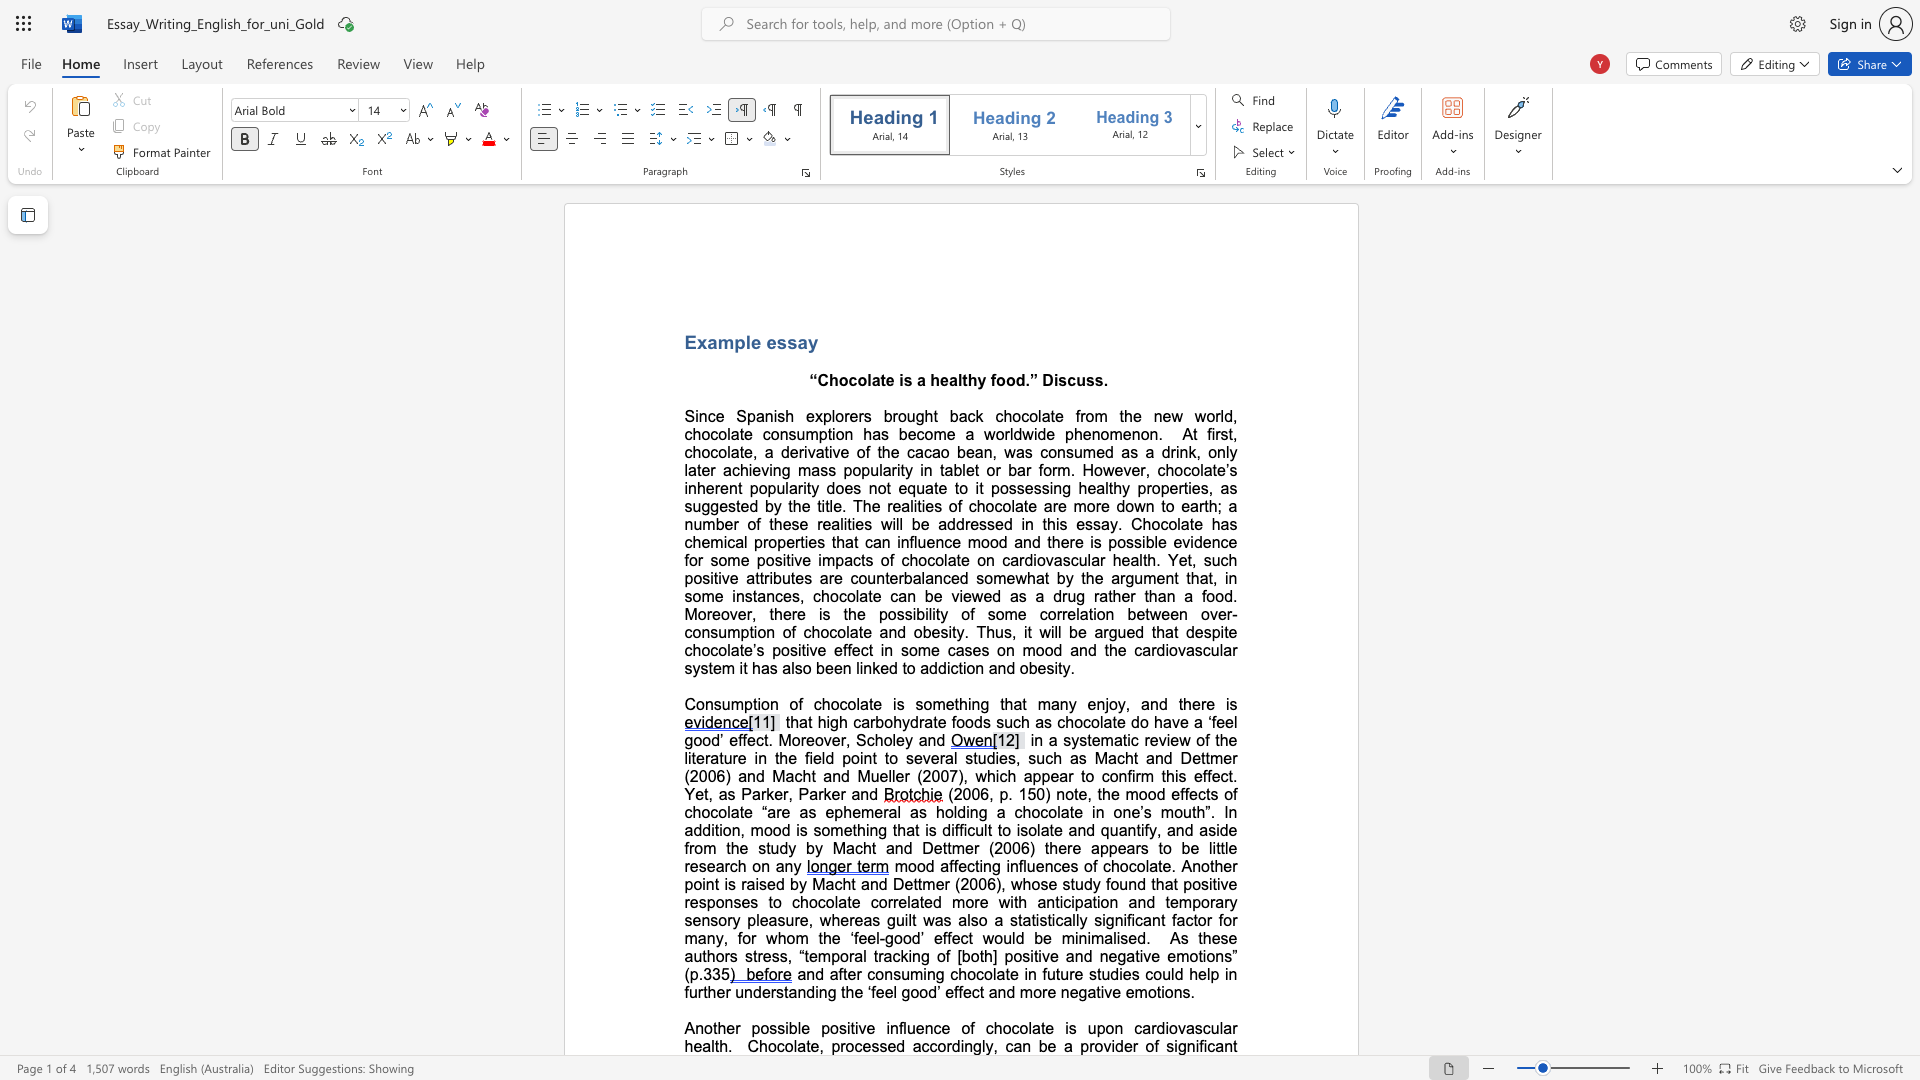  Describe the element at coordinates (1104, 488) in the screenshot. I see `the subset text "lthy properties, as suggested by the title. The realities of chocolate are more down to earth; a number of these realities will be addressed in this essay. Chocol" within the text "healthy properties, as suggested by the title. The realities of chocolate are more down to earth; a number of these realities will be addressed in this essay. Chocolate has chemical properties that can influence mood and there is"` at that location.